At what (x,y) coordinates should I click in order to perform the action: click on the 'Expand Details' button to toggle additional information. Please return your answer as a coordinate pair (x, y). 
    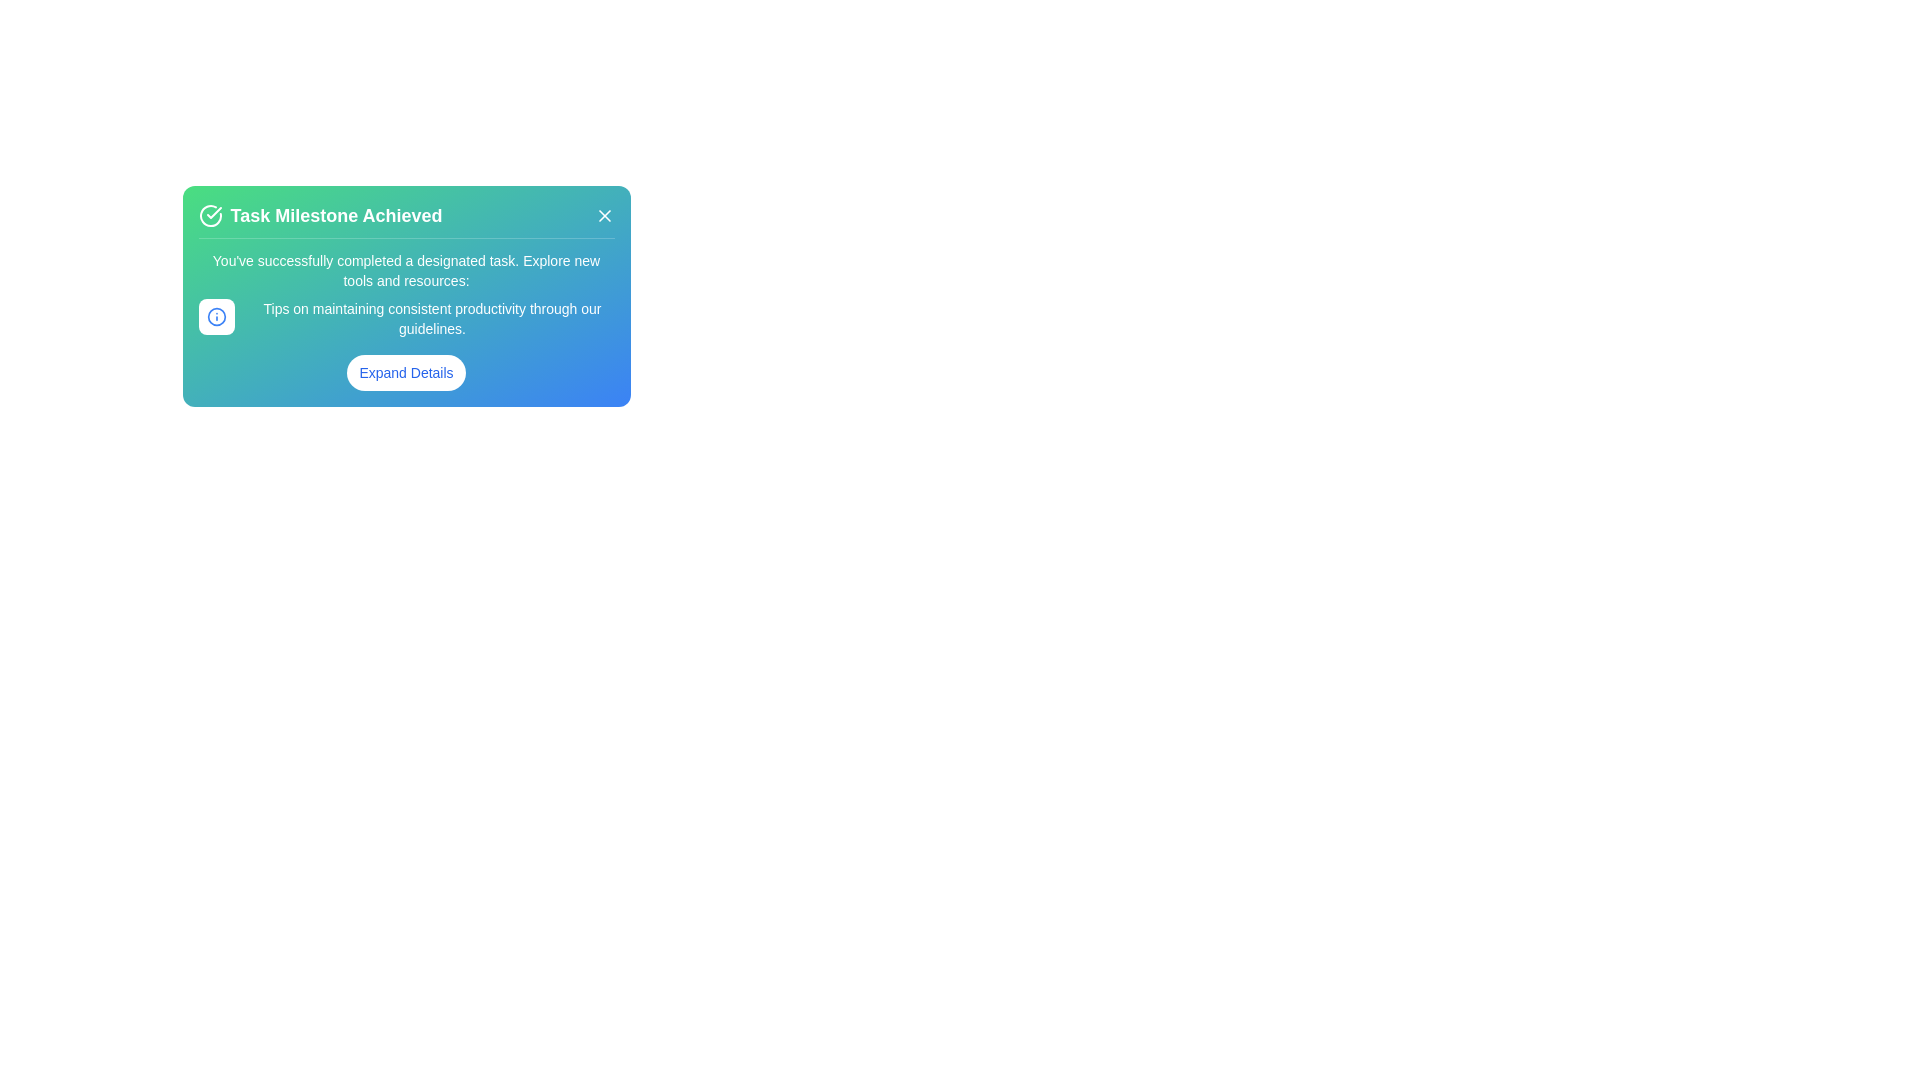
    Looking at the image, I should click on (405, 373).